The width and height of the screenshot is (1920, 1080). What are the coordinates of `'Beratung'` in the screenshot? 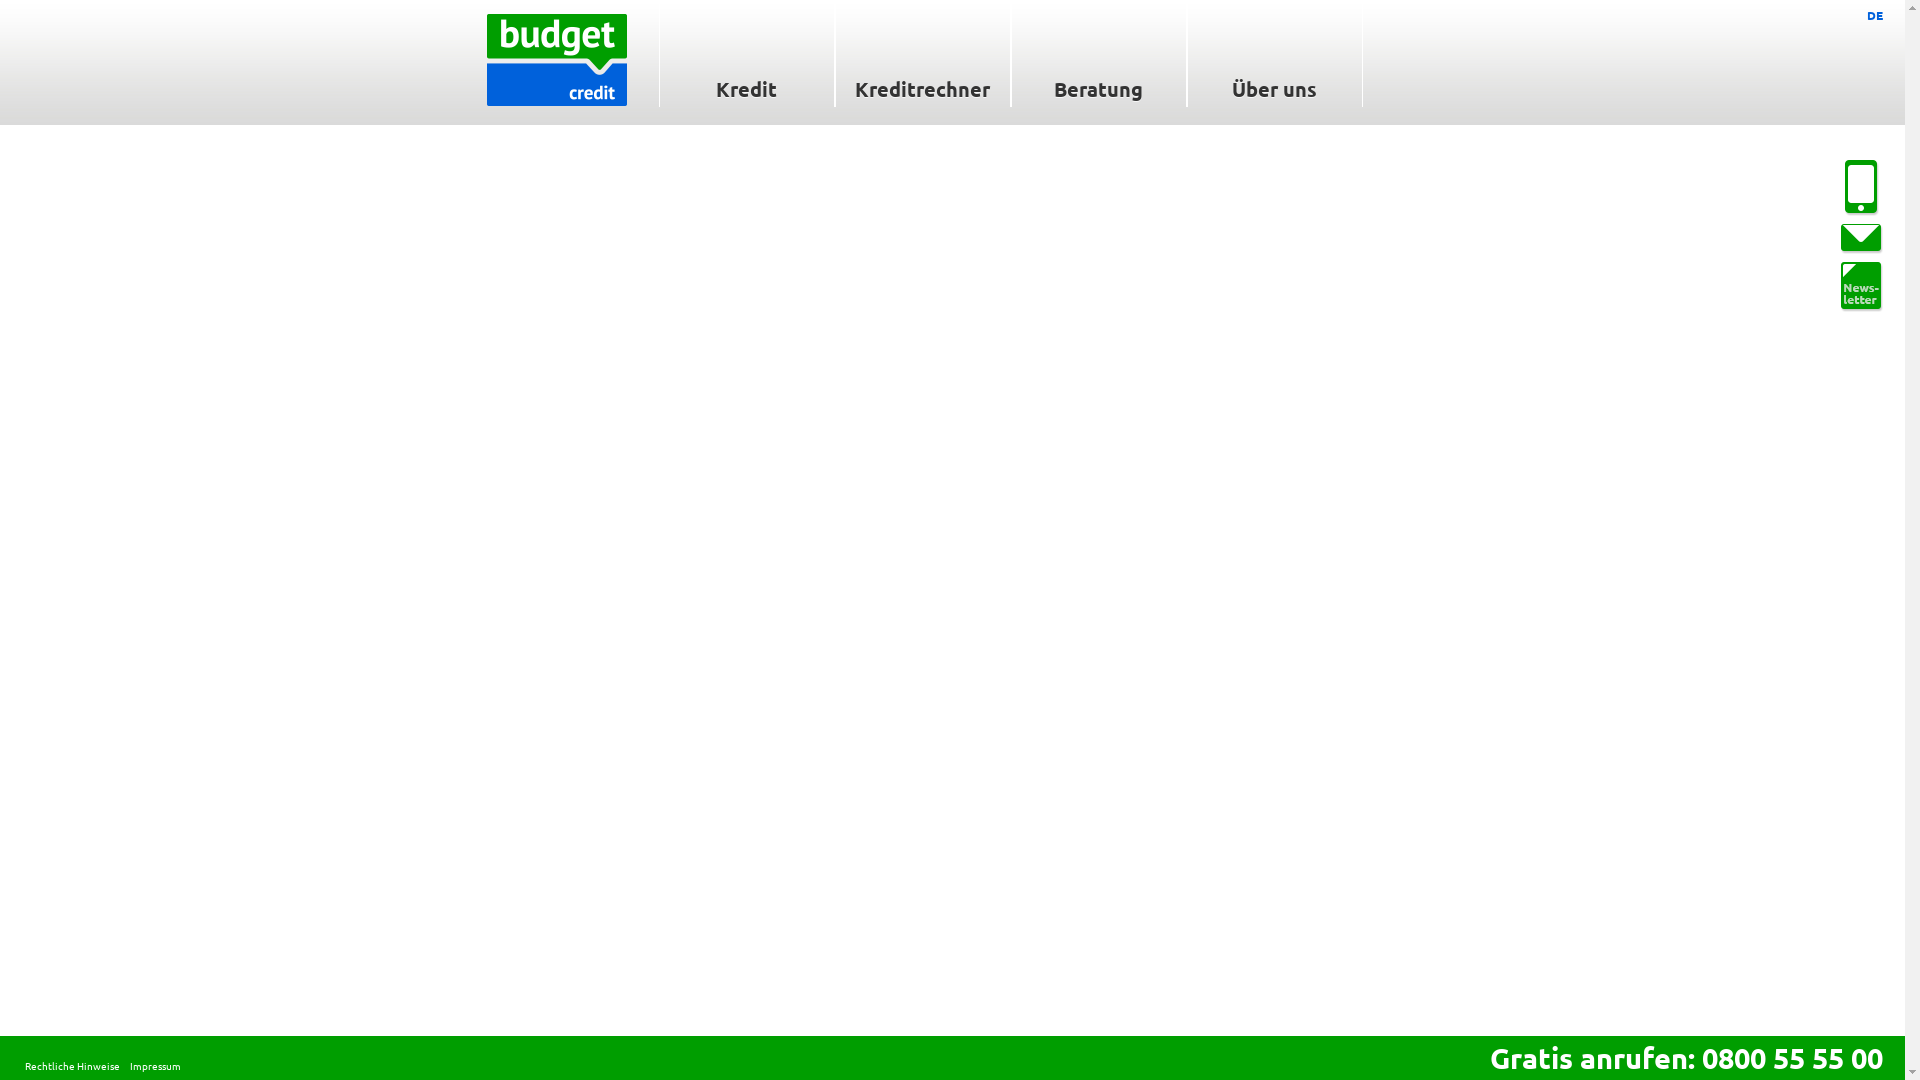 It's located at (1009, 52).